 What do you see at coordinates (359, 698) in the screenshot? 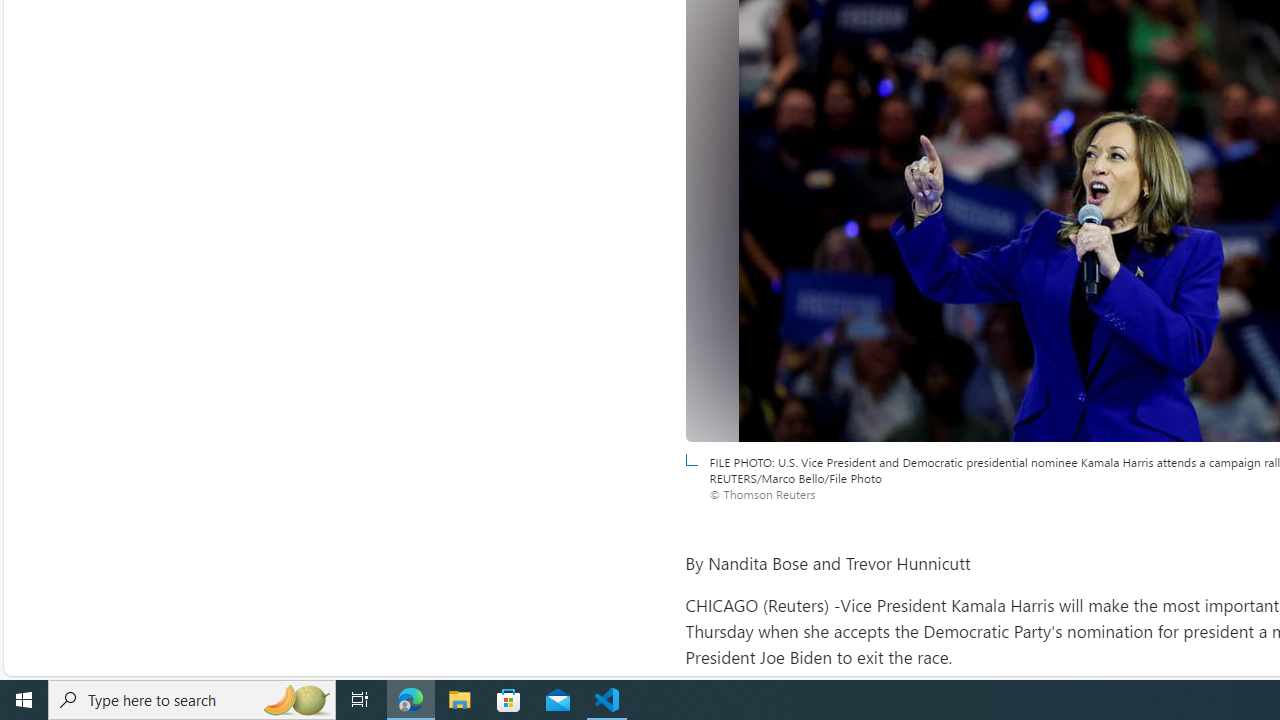
I see `'Task View'` at bounding box center [359, 698].